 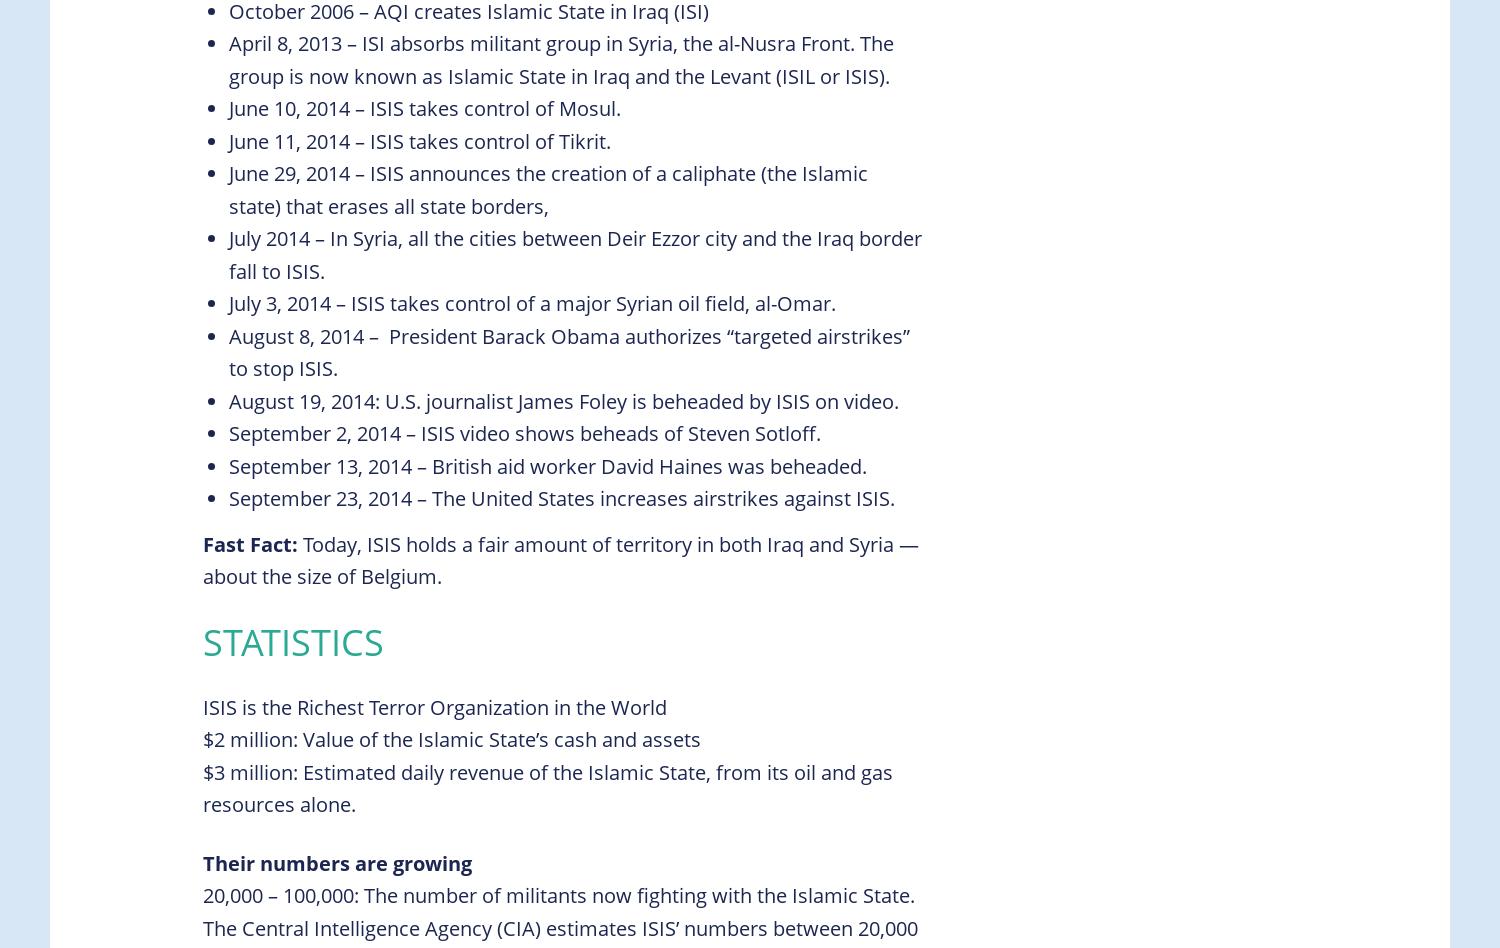 I want to click on 'July 3, 2014 – ISIS takes control of a major Syrian oil field, al-Omar.', so click(x=532, y=303).